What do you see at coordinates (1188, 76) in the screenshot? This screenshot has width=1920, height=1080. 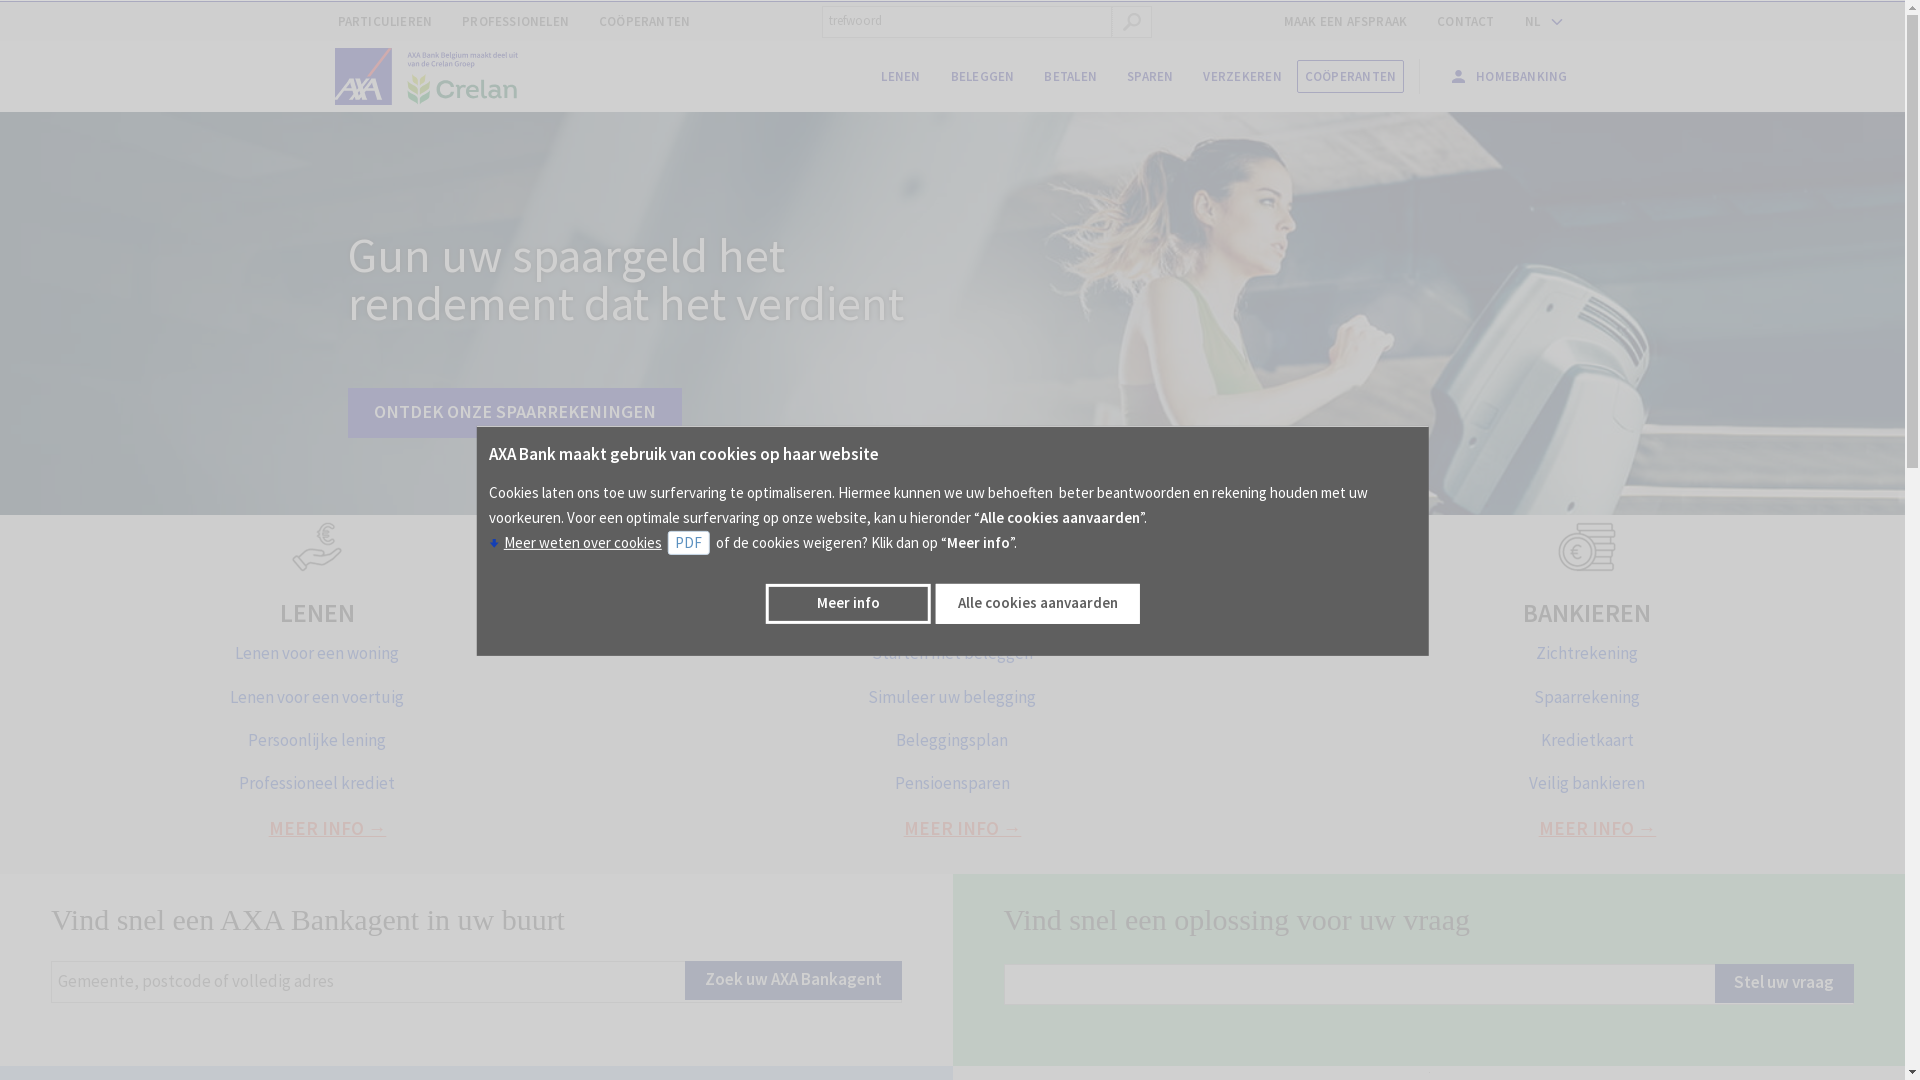 I see `'VERZEKEREN'` at bounding box center [1188, 76].